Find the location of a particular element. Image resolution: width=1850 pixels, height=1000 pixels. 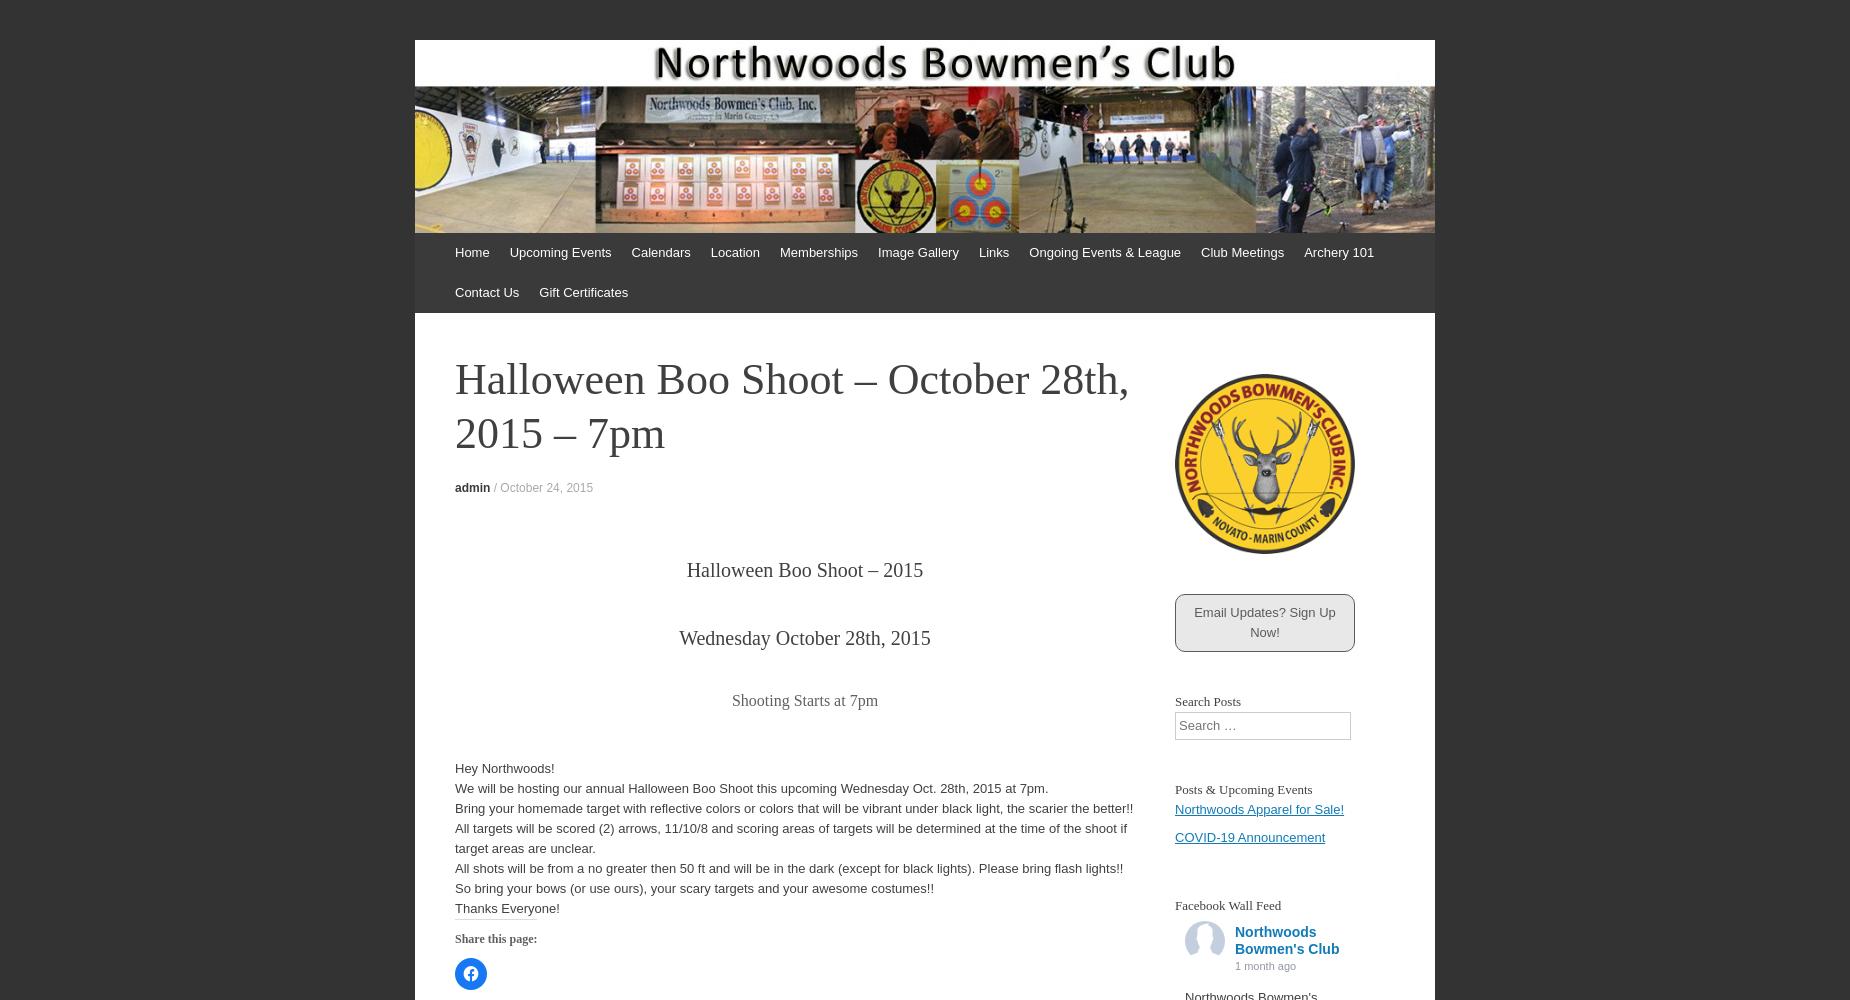

'Hey Northwoods!' is located at coordinates (504, 768).